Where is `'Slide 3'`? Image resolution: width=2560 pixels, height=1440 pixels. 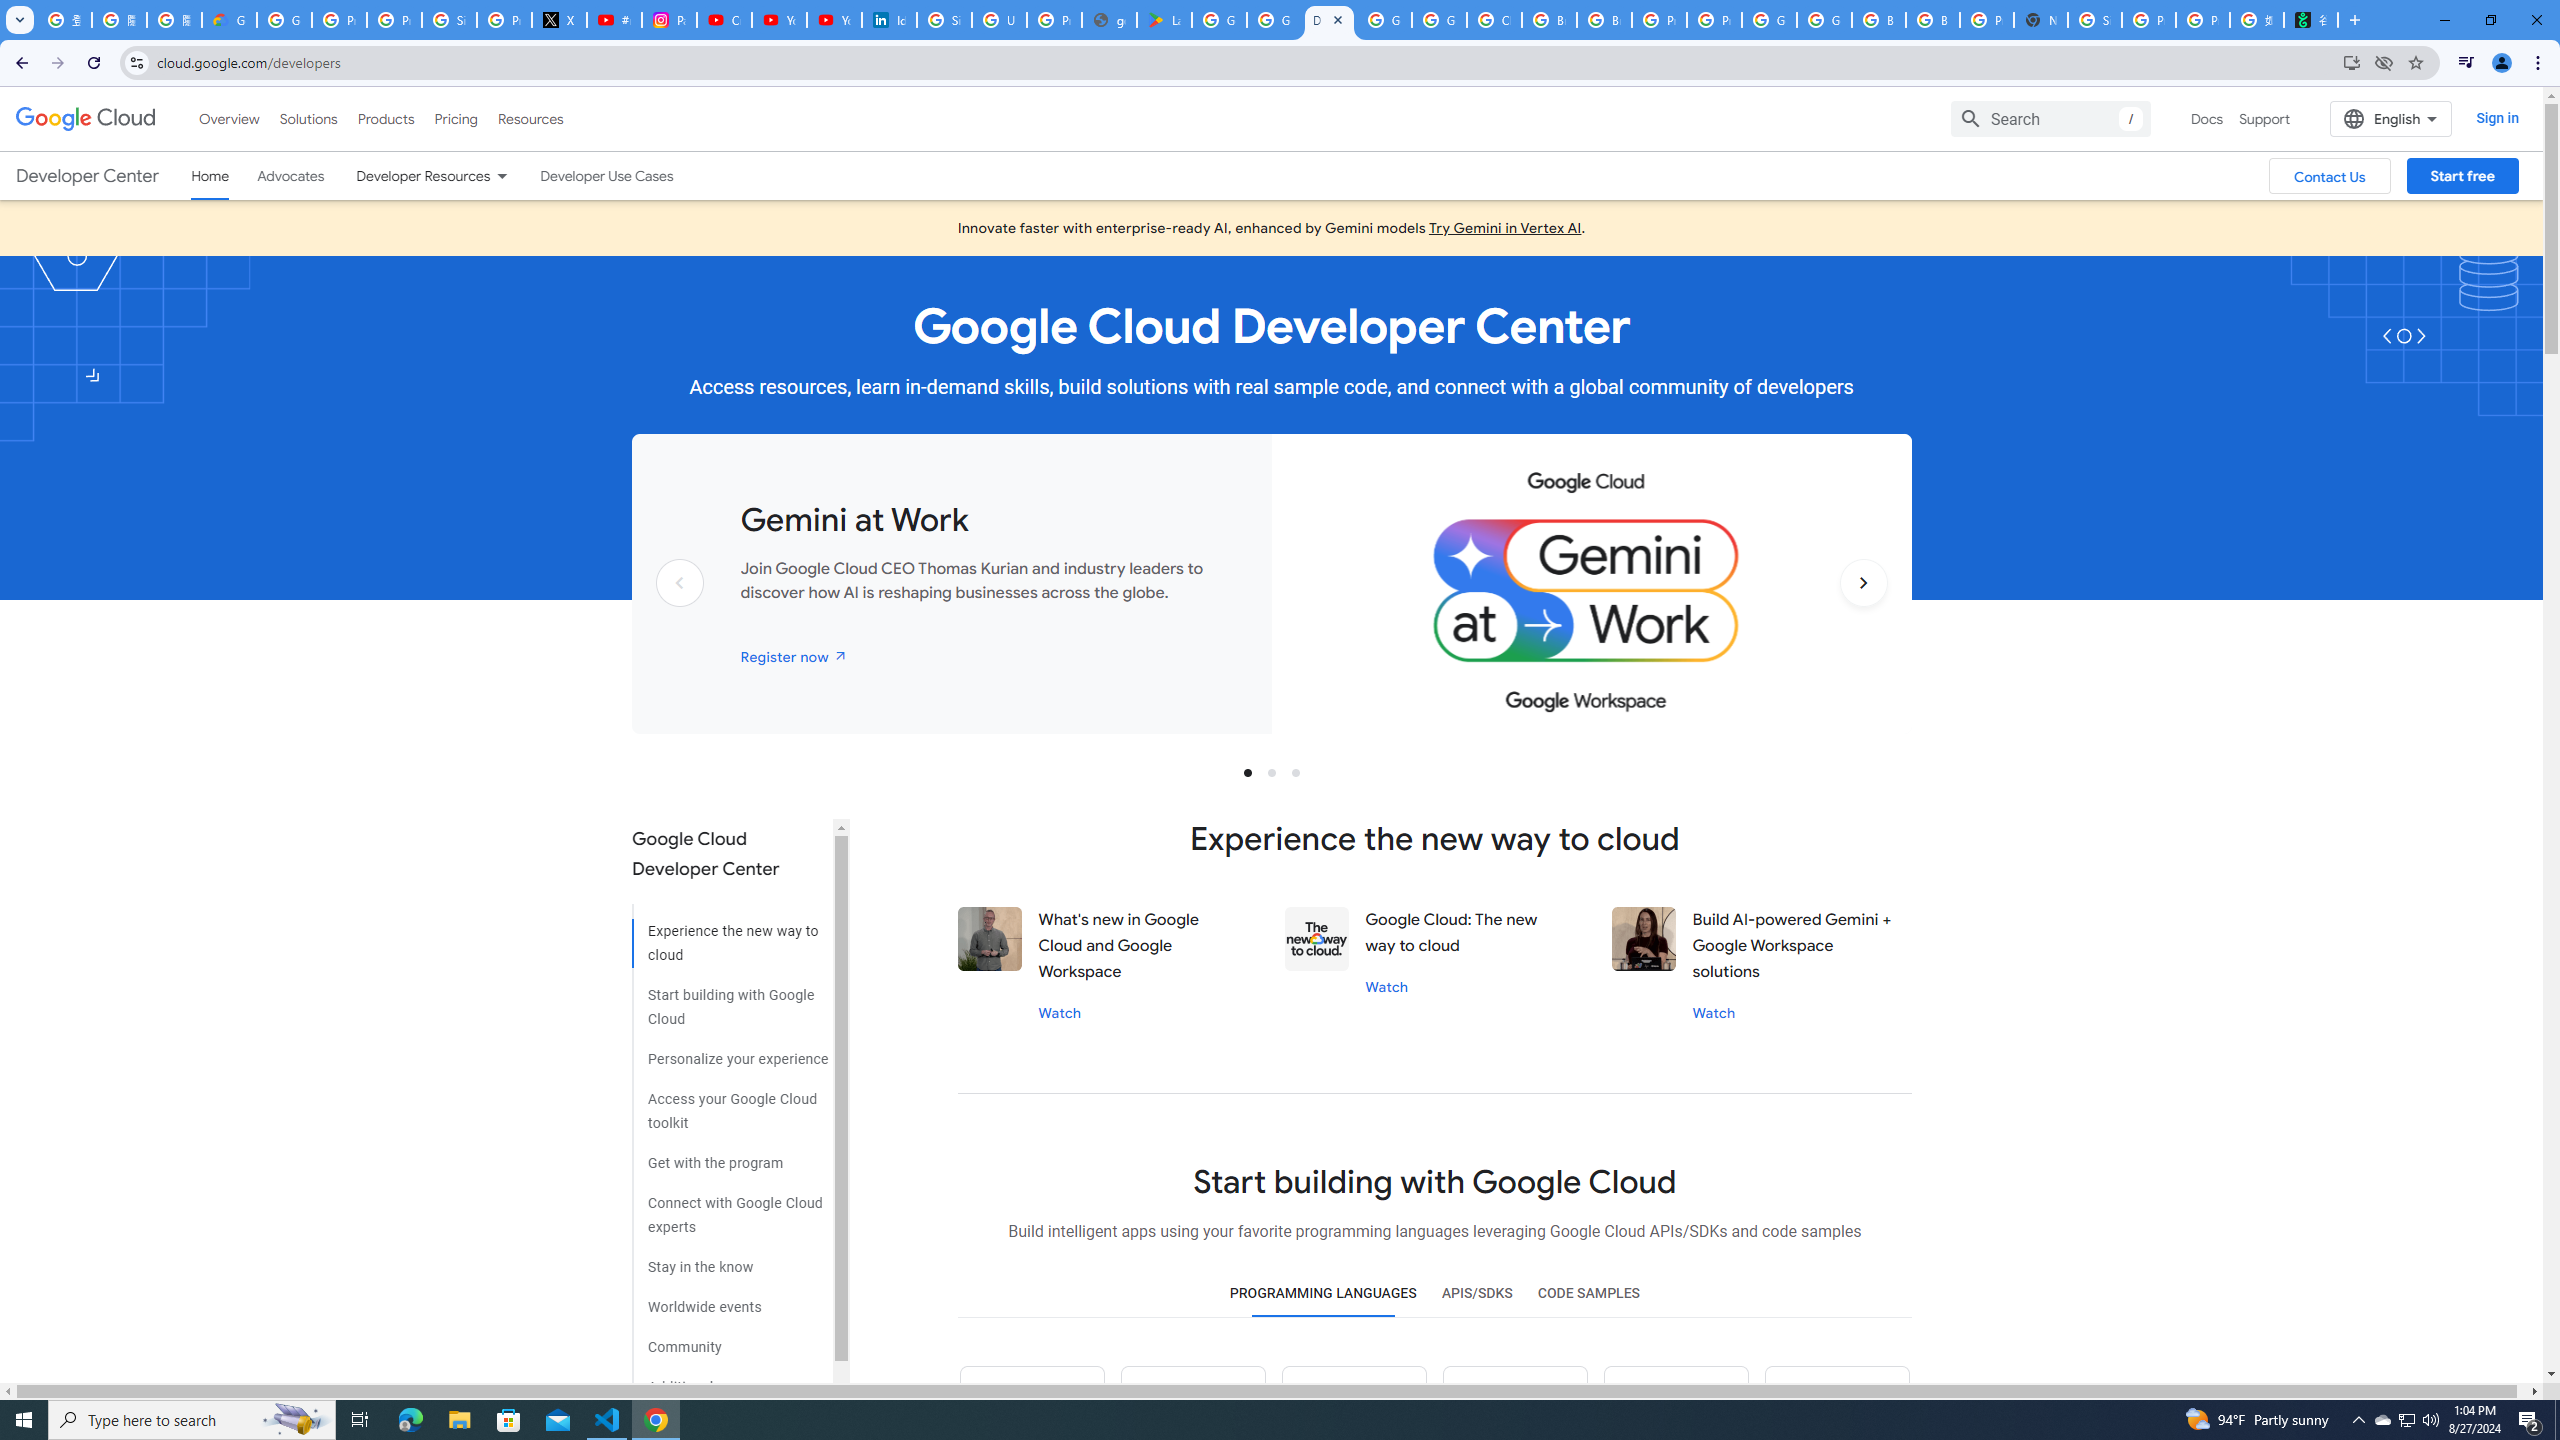 'Slide 3' is located at coordinates (1295, 771).